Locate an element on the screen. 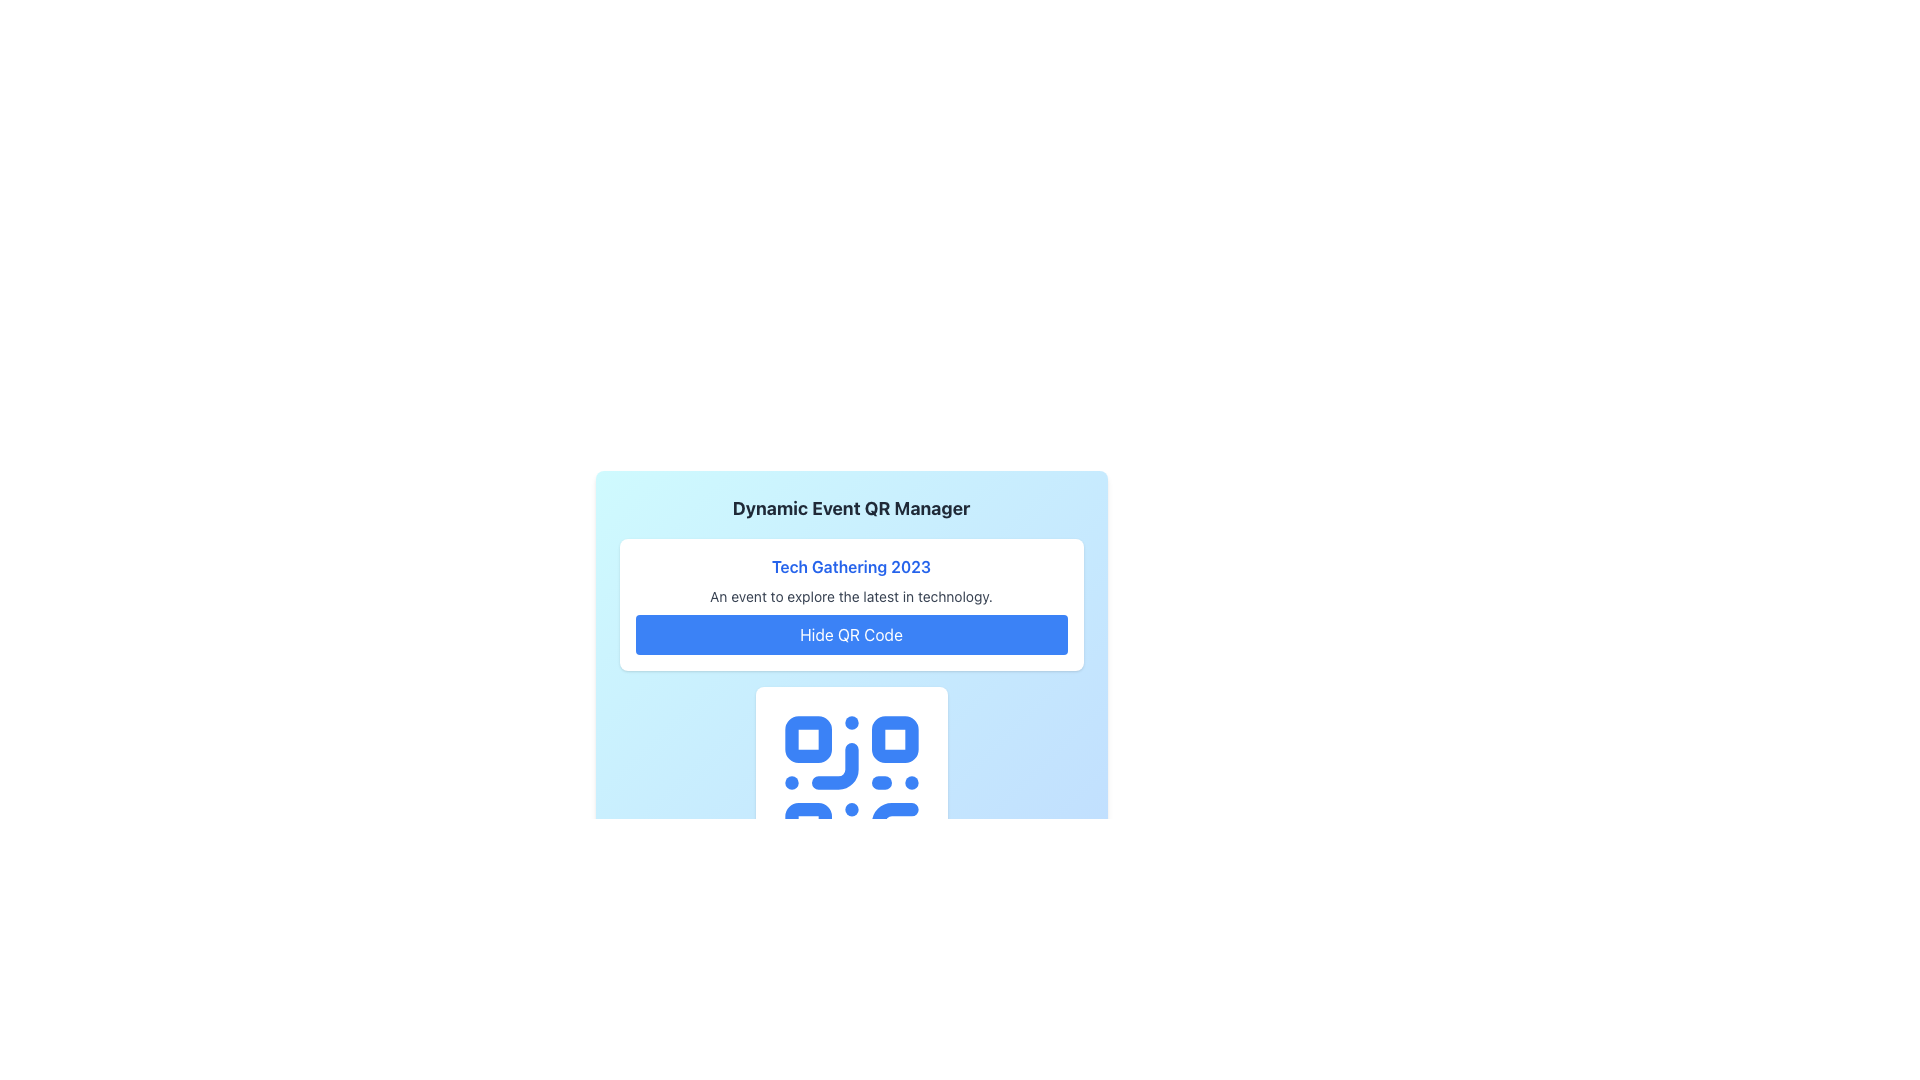 The width and height of the screenshot is (1920, 1080). the static text element that provides descriptive information about the event, located below the 'Tech Gathering 2023' title and above the 'Hide QR Code' button is located at coordinates (851, 596).